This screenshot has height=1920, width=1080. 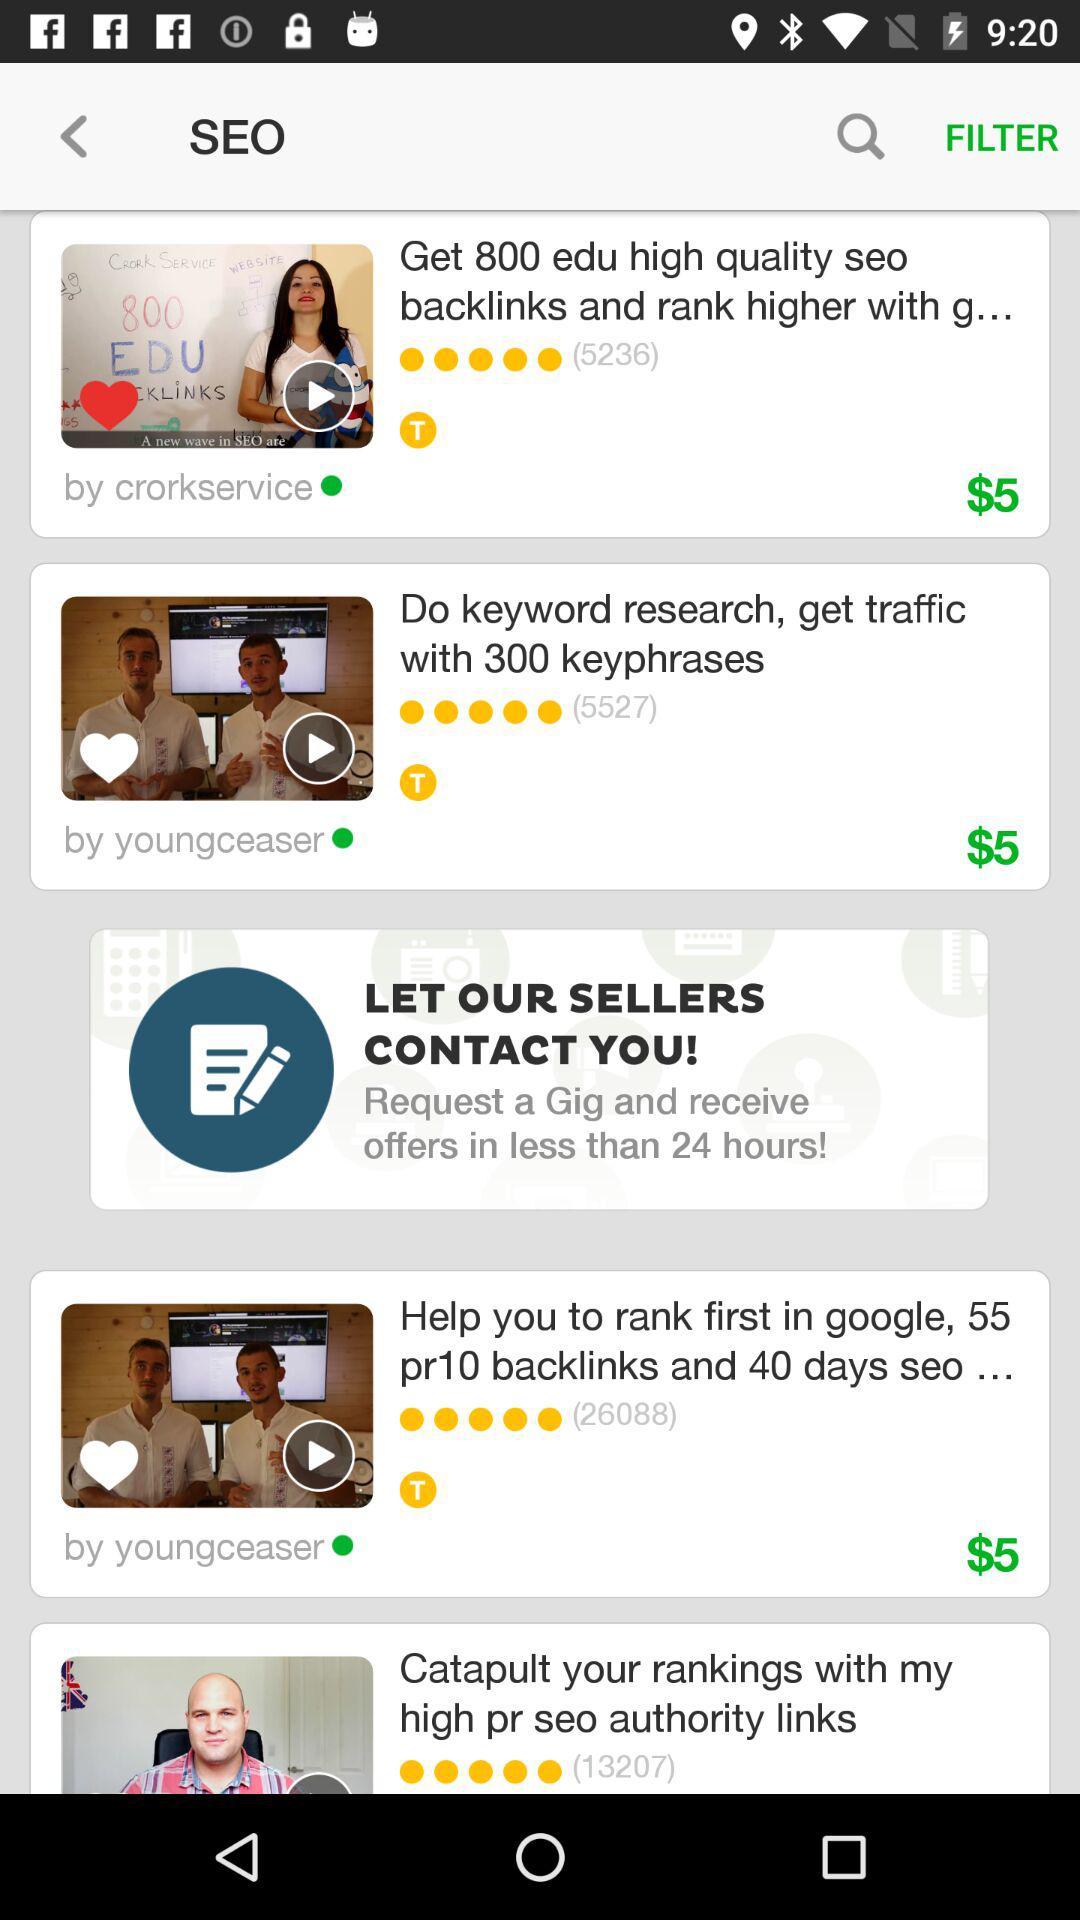 I want to click on the icon to the left of (5527), so click(x=555, y=712).